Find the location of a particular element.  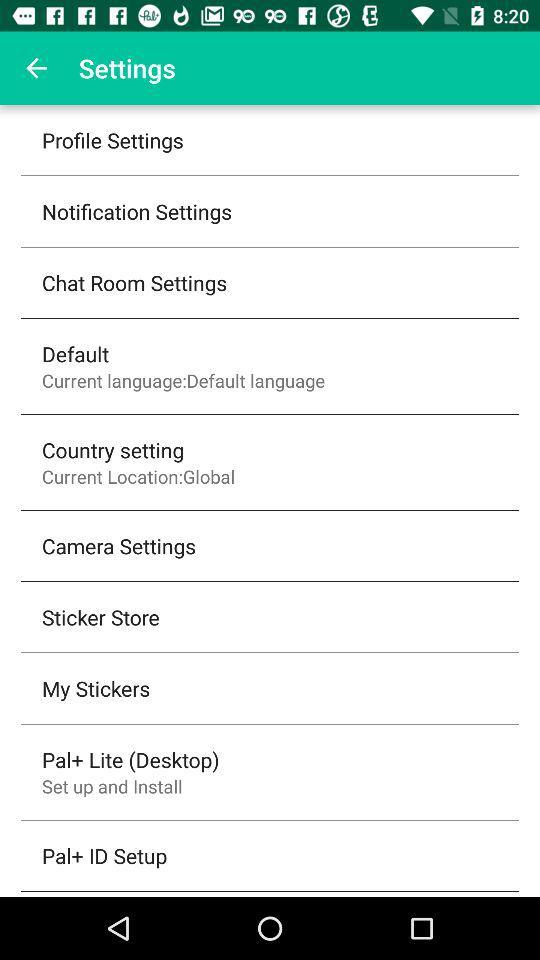

the icon below the current location:global icon is located at coordinates (119, 545).